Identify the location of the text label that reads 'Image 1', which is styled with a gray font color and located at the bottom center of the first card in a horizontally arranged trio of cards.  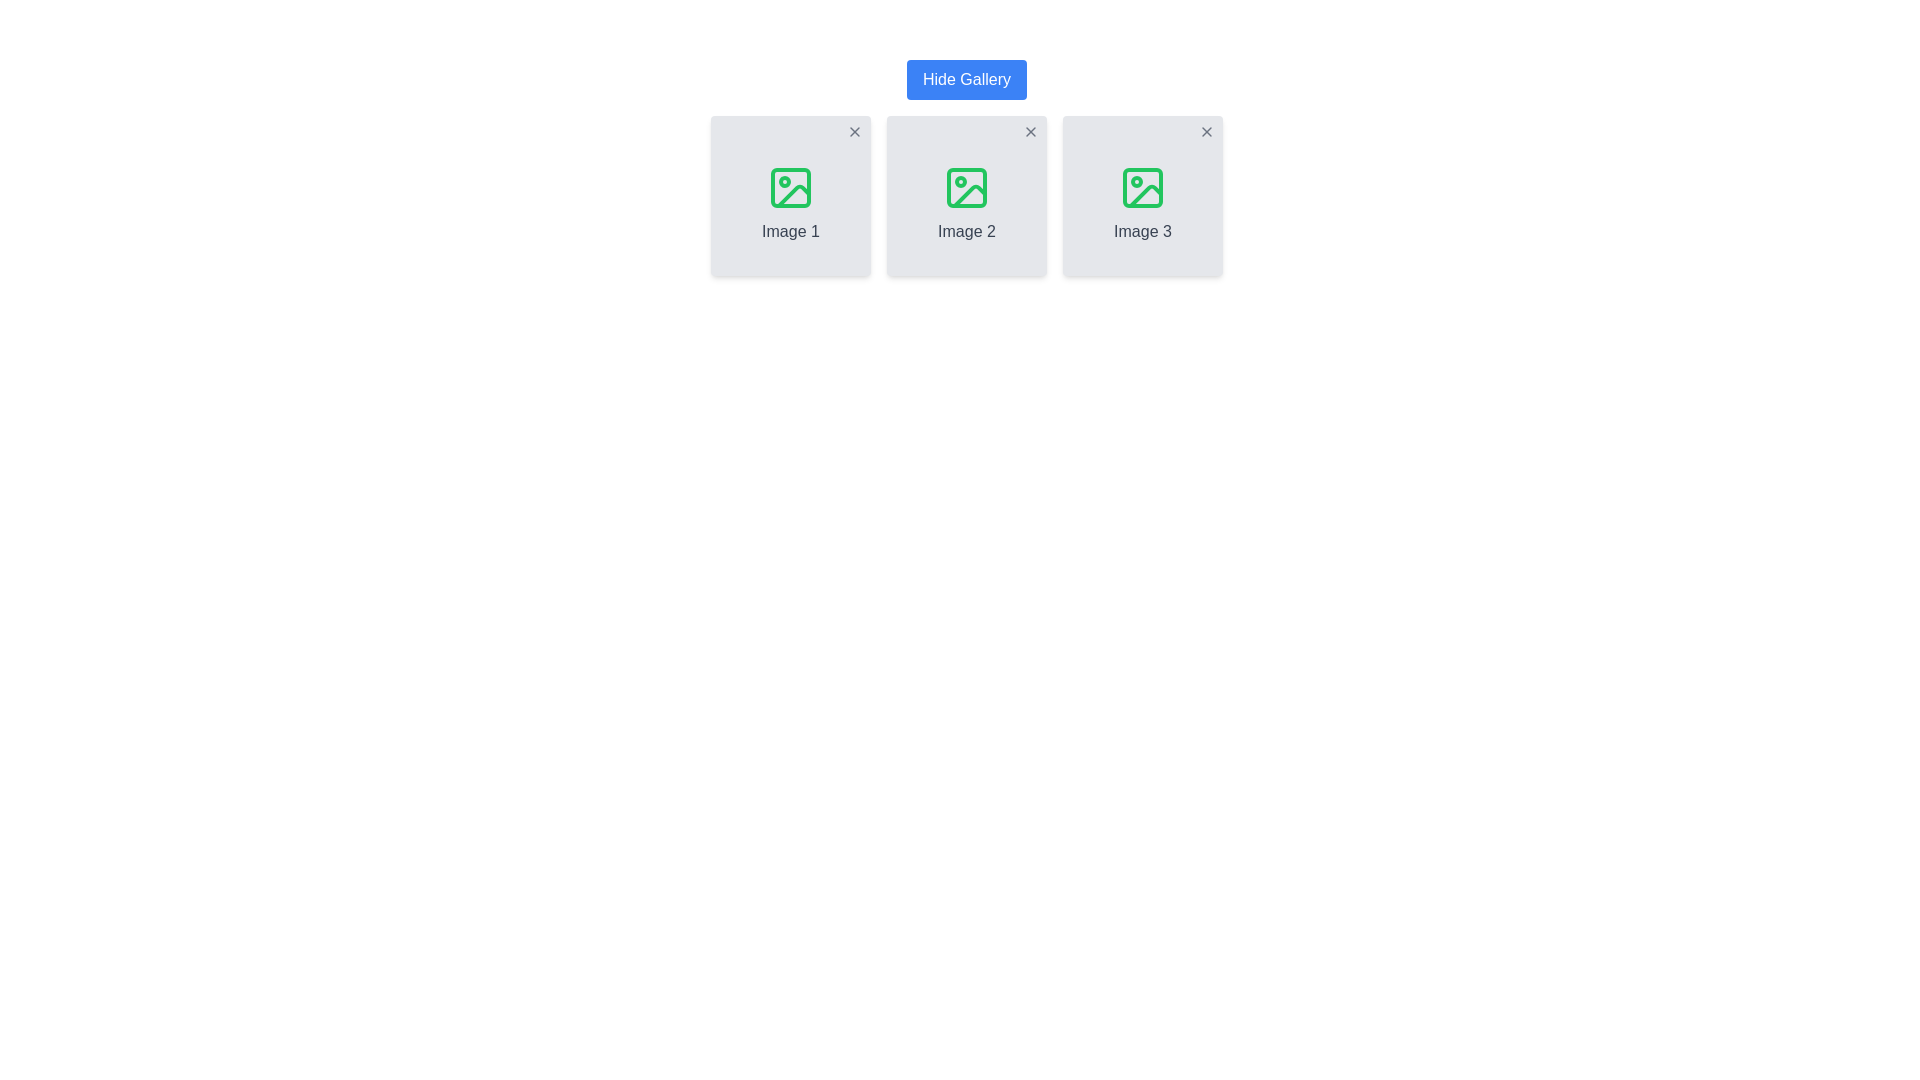
(790, 230).